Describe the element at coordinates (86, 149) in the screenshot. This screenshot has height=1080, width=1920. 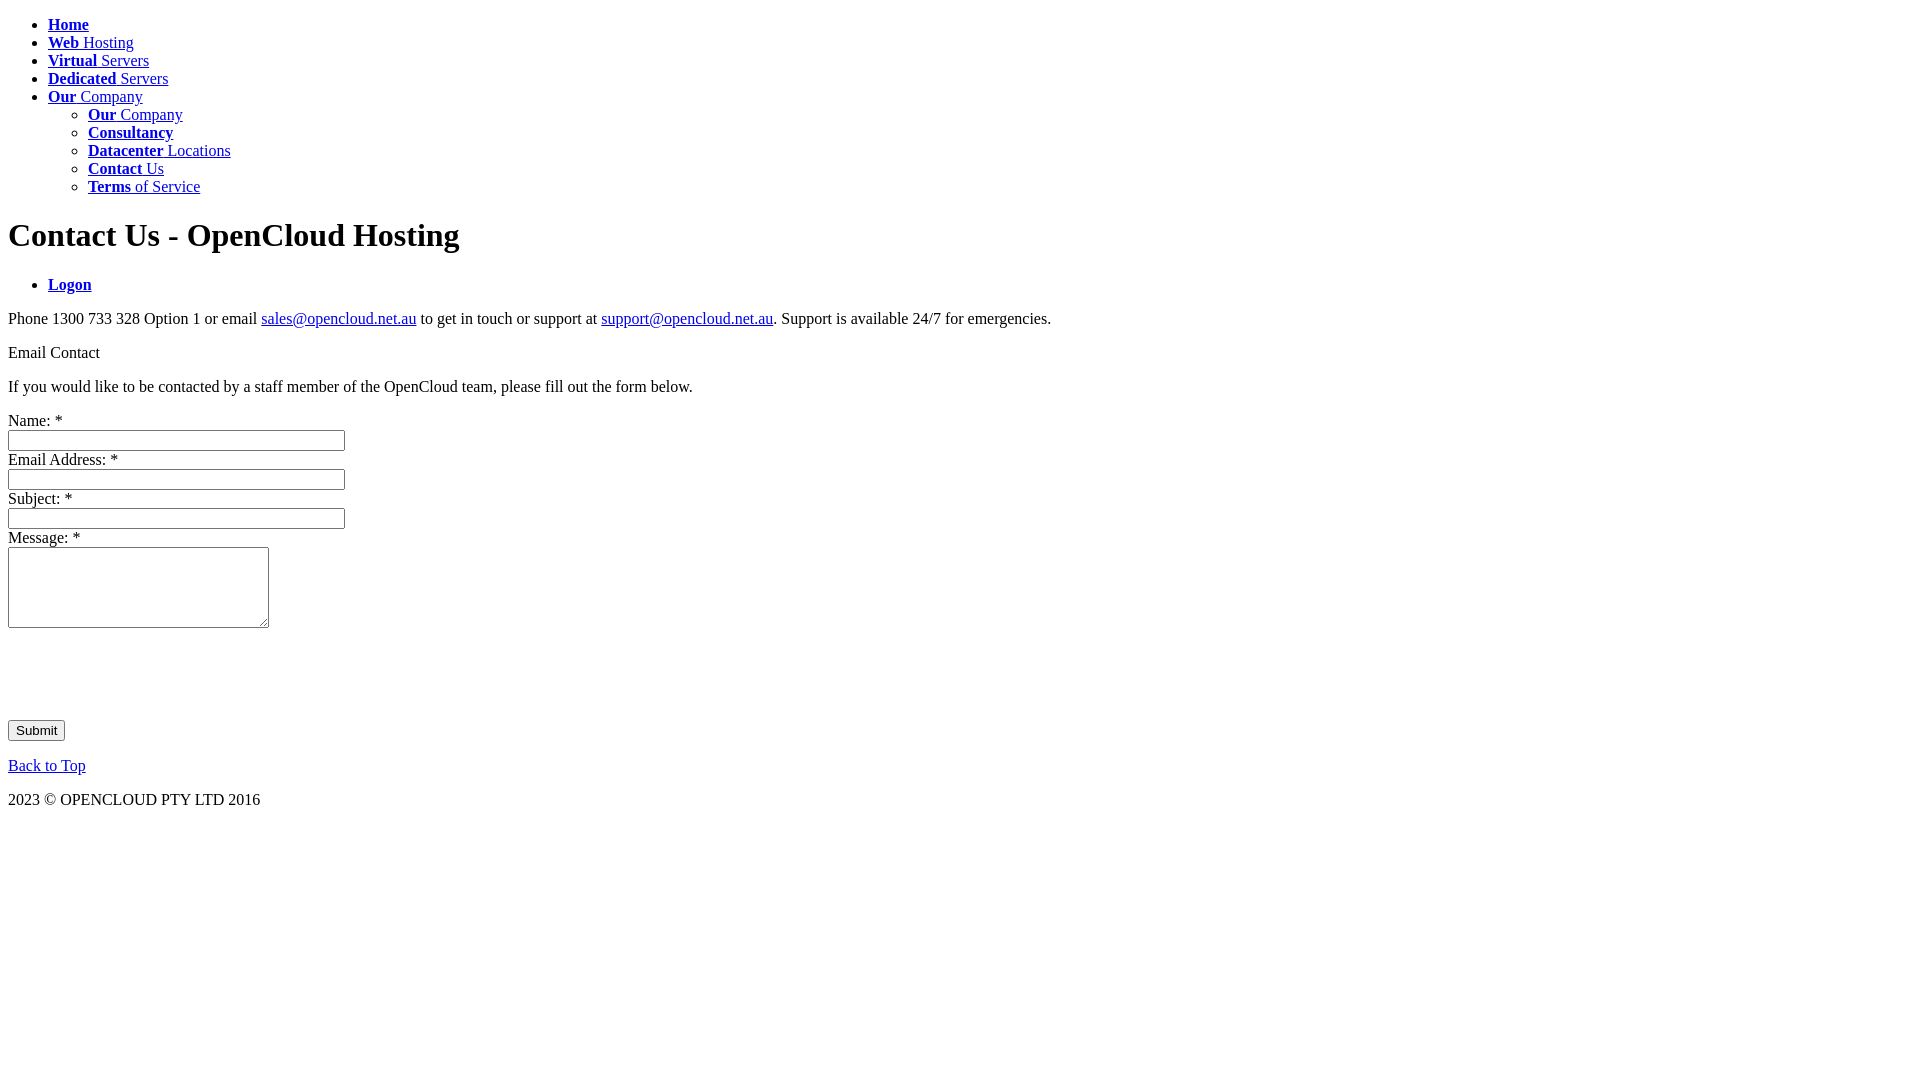
I see `'Datacenter Locations'` at that location.